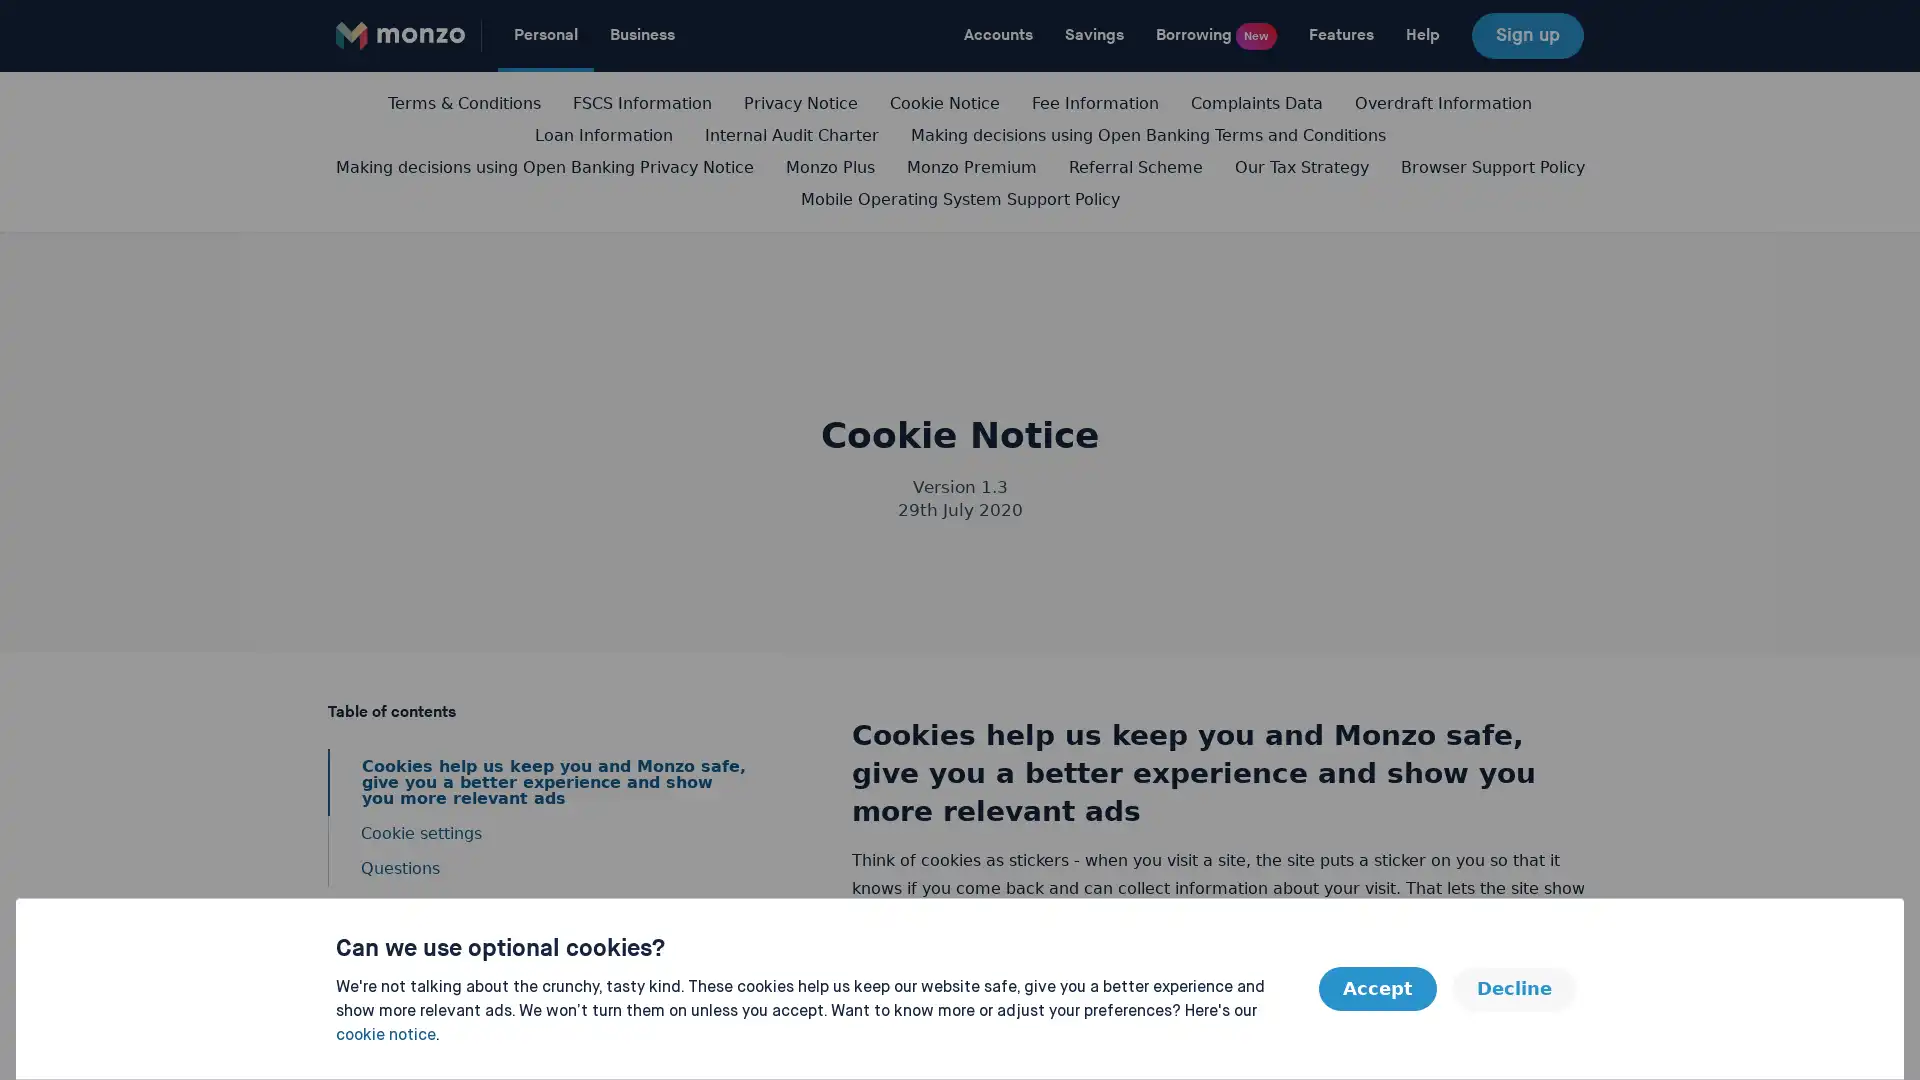 Image resolution: width=1920 pixels, height=1080 pixels. I want to click on Accounts, so click(998, 35).